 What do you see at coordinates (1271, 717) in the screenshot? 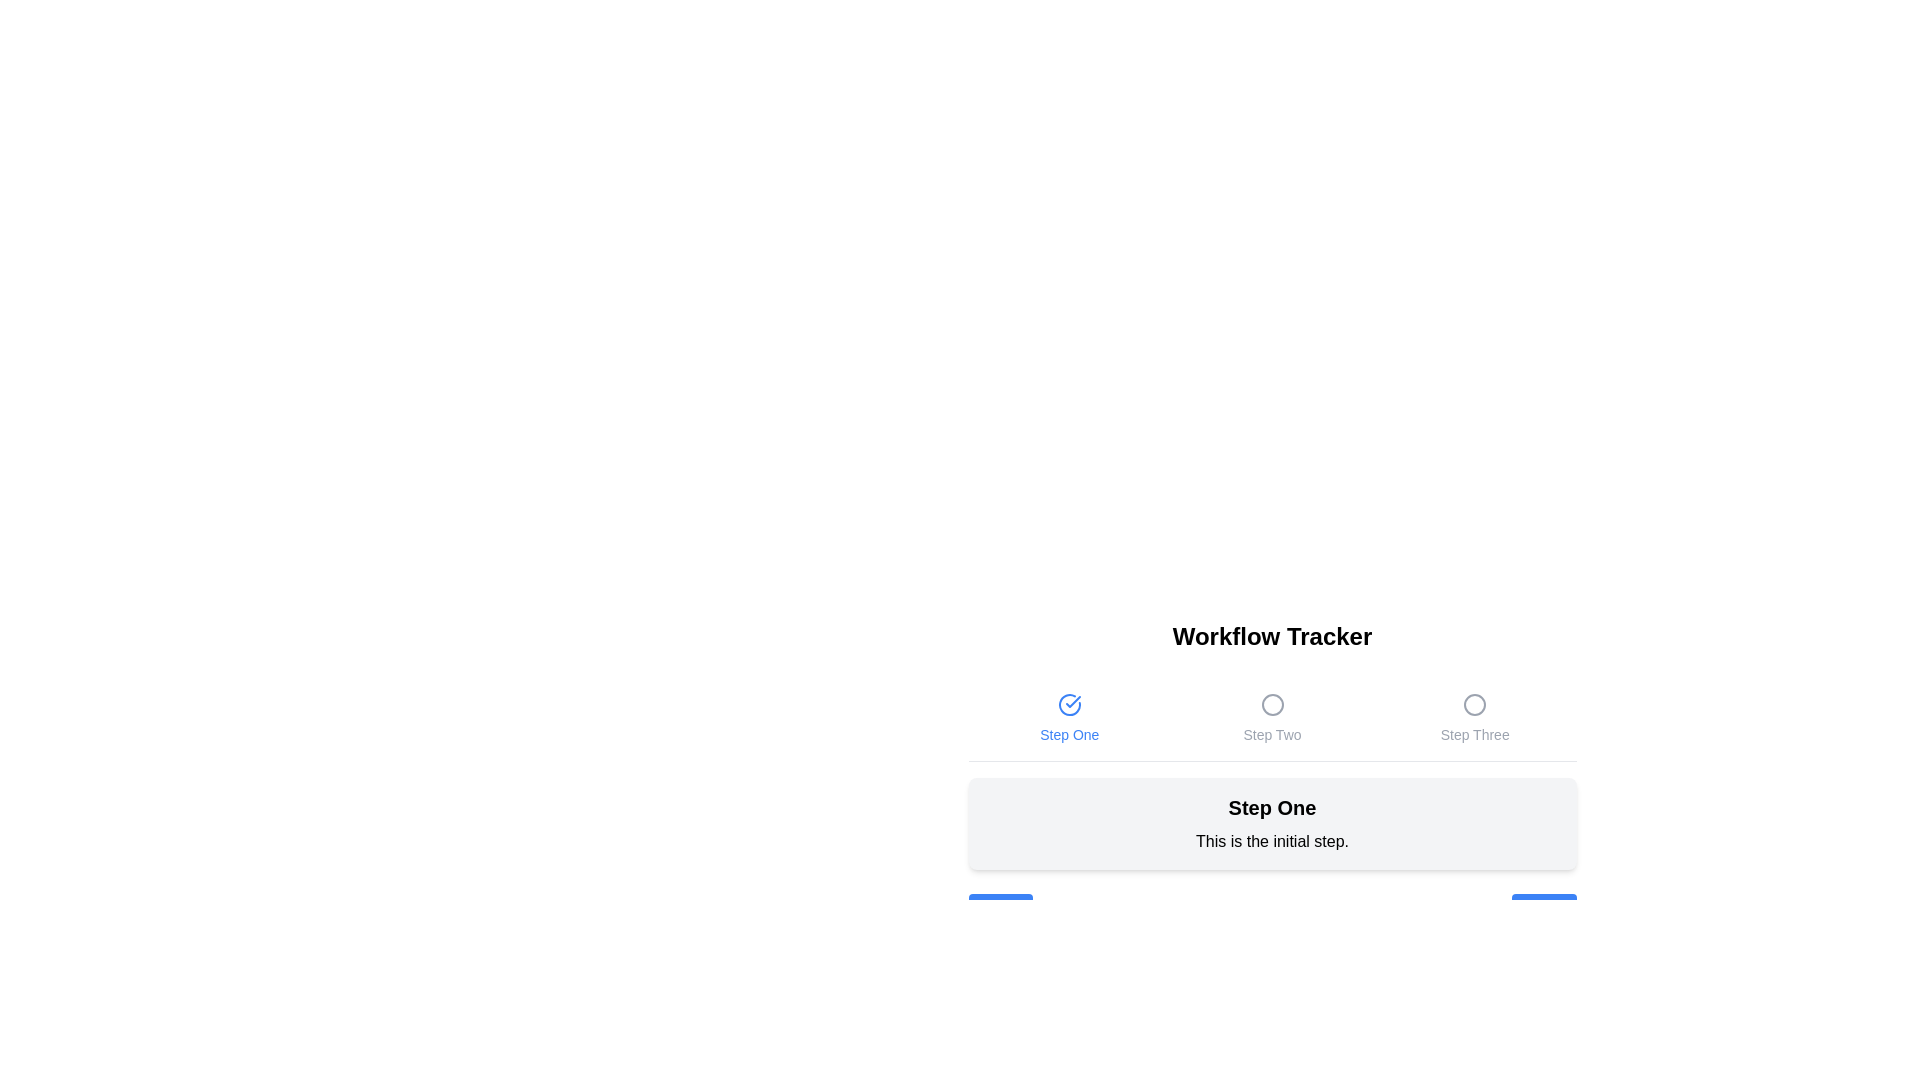
I see `the 'Step Two' circular icon in the workflow tracker, which is styled with a gray outline and located between the active first step and the inactive third step` at bounding box center [1271, 717].